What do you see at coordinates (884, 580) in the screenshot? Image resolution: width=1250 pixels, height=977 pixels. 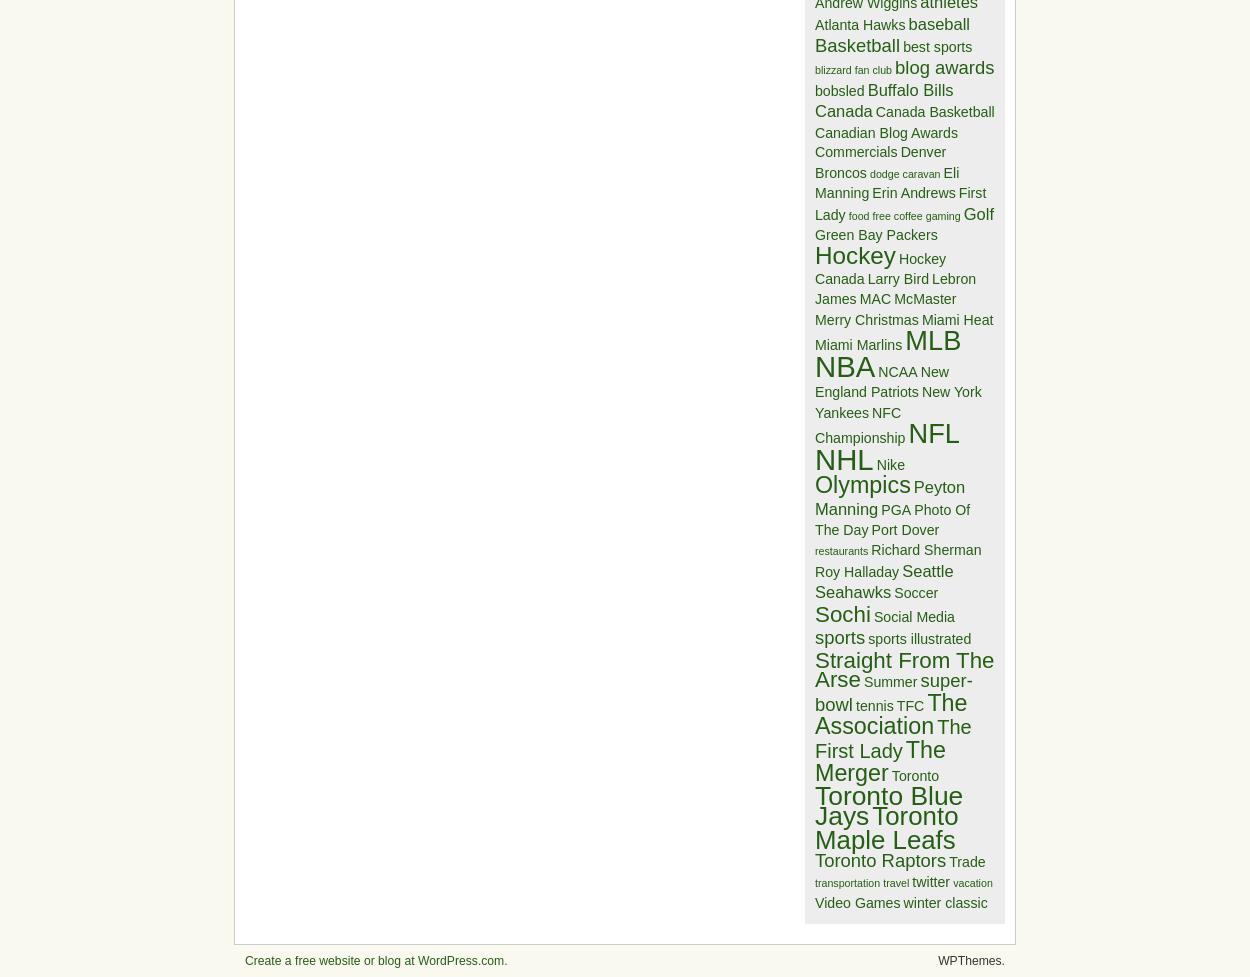 I see `'Seattle Seahawks'` at bounding box center [884, 580].